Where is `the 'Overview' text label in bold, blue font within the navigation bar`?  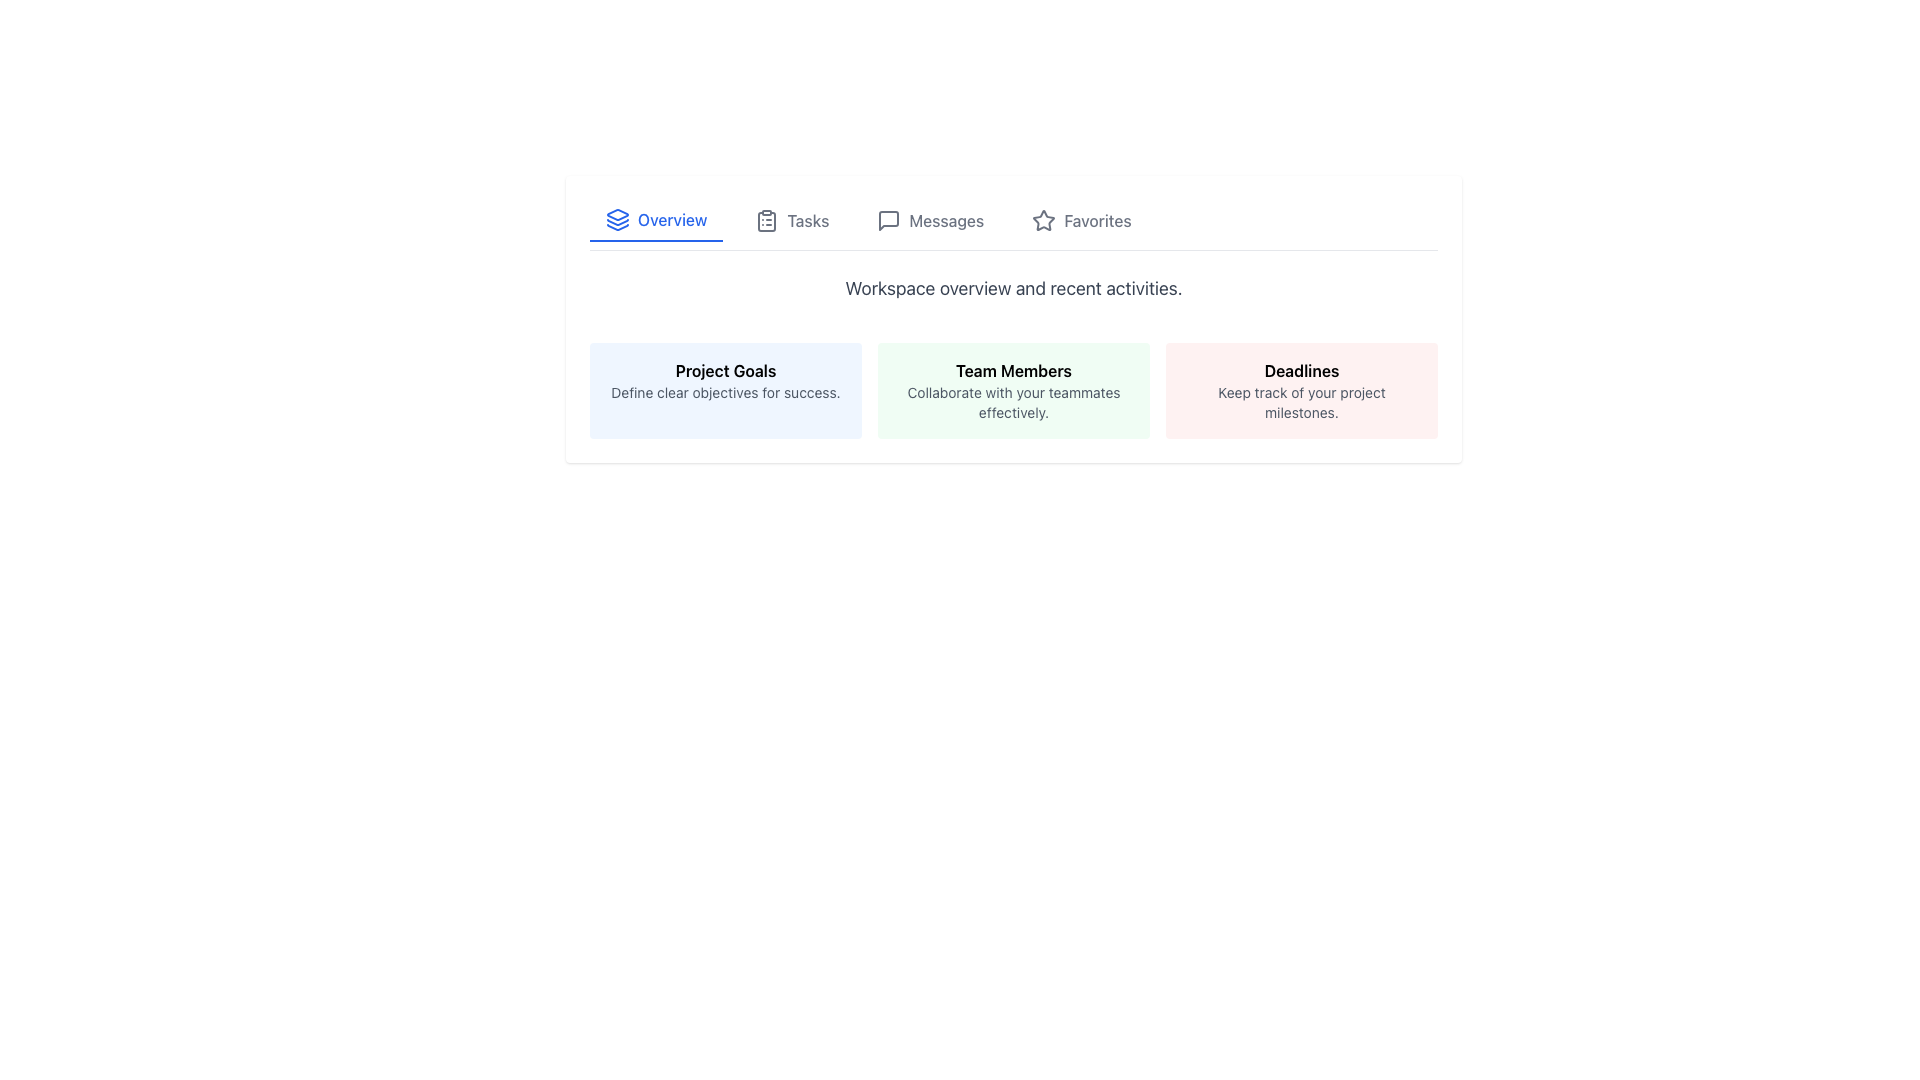
the 'Overview' text label in bold, blue font within the navigation bar is located at coordinates (672, 219).